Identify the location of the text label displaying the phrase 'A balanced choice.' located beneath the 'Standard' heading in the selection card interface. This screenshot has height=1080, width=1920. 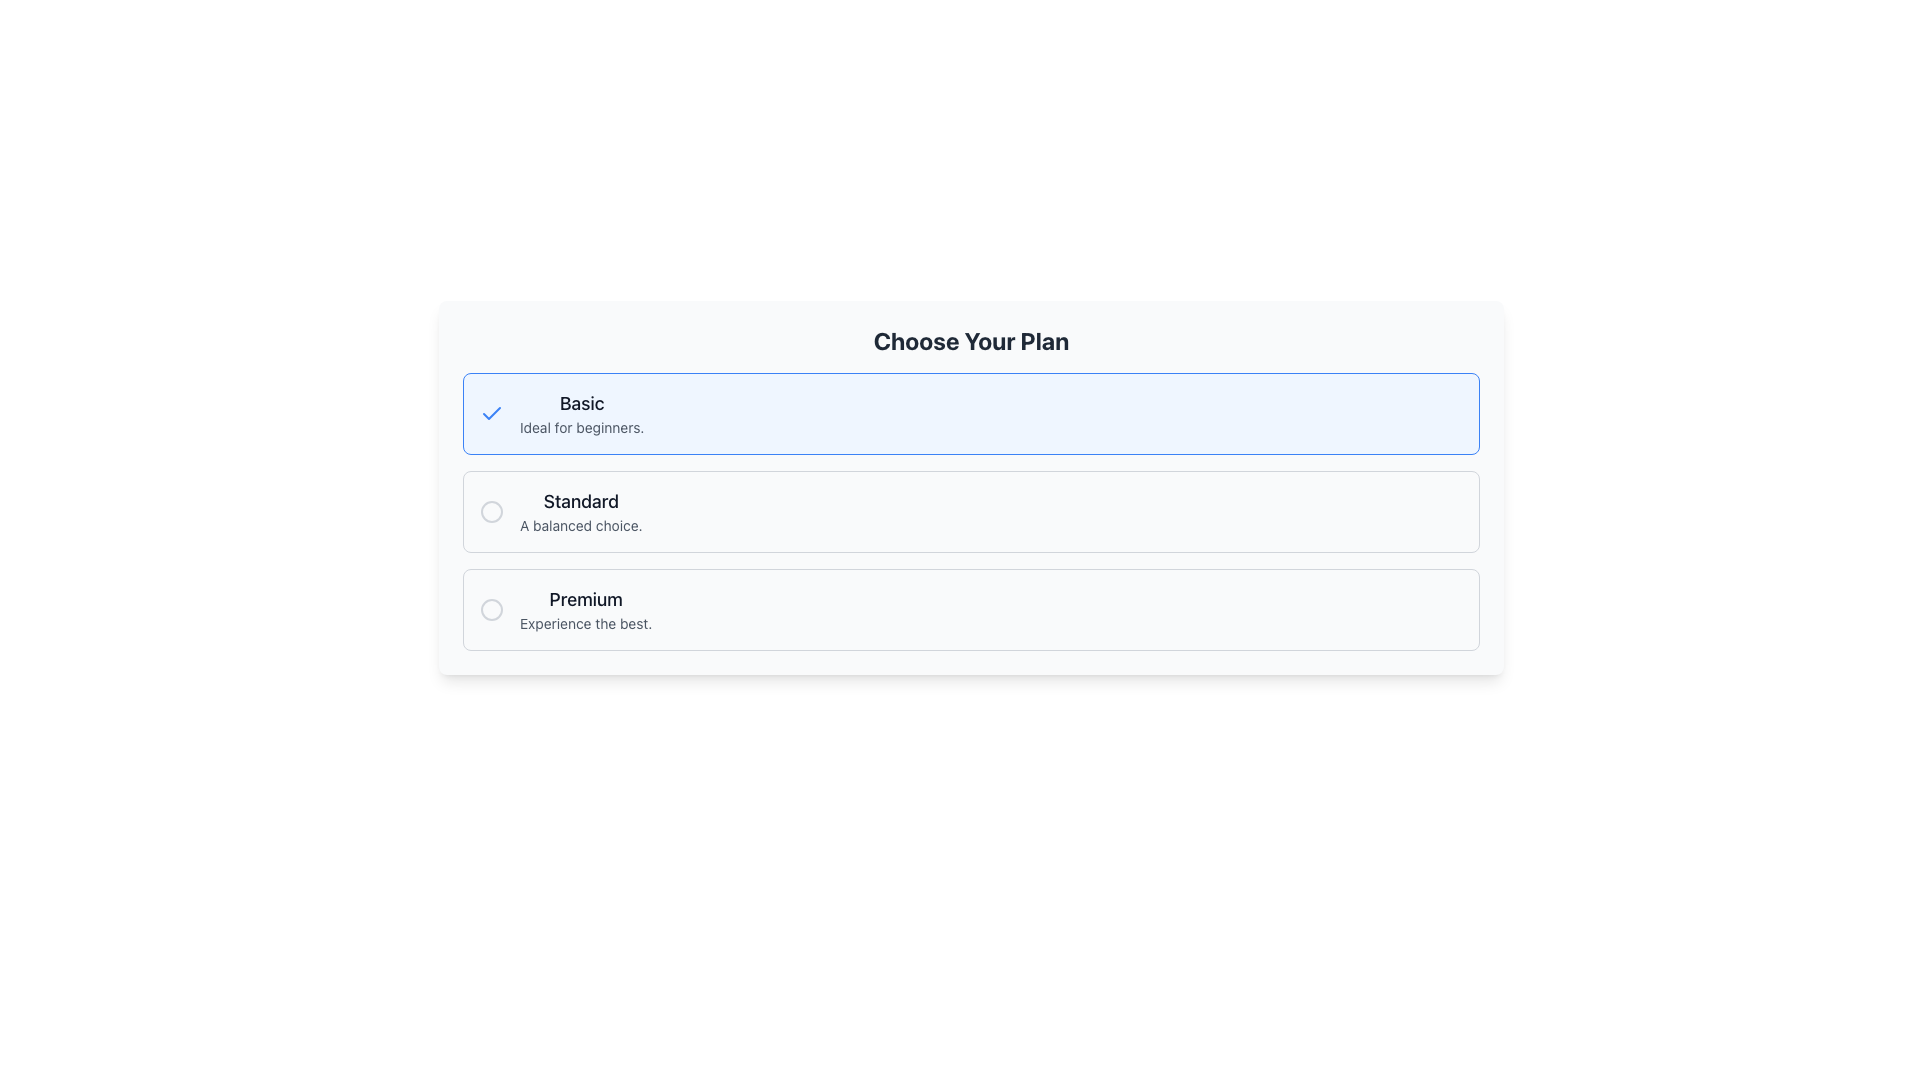
(580, 524).